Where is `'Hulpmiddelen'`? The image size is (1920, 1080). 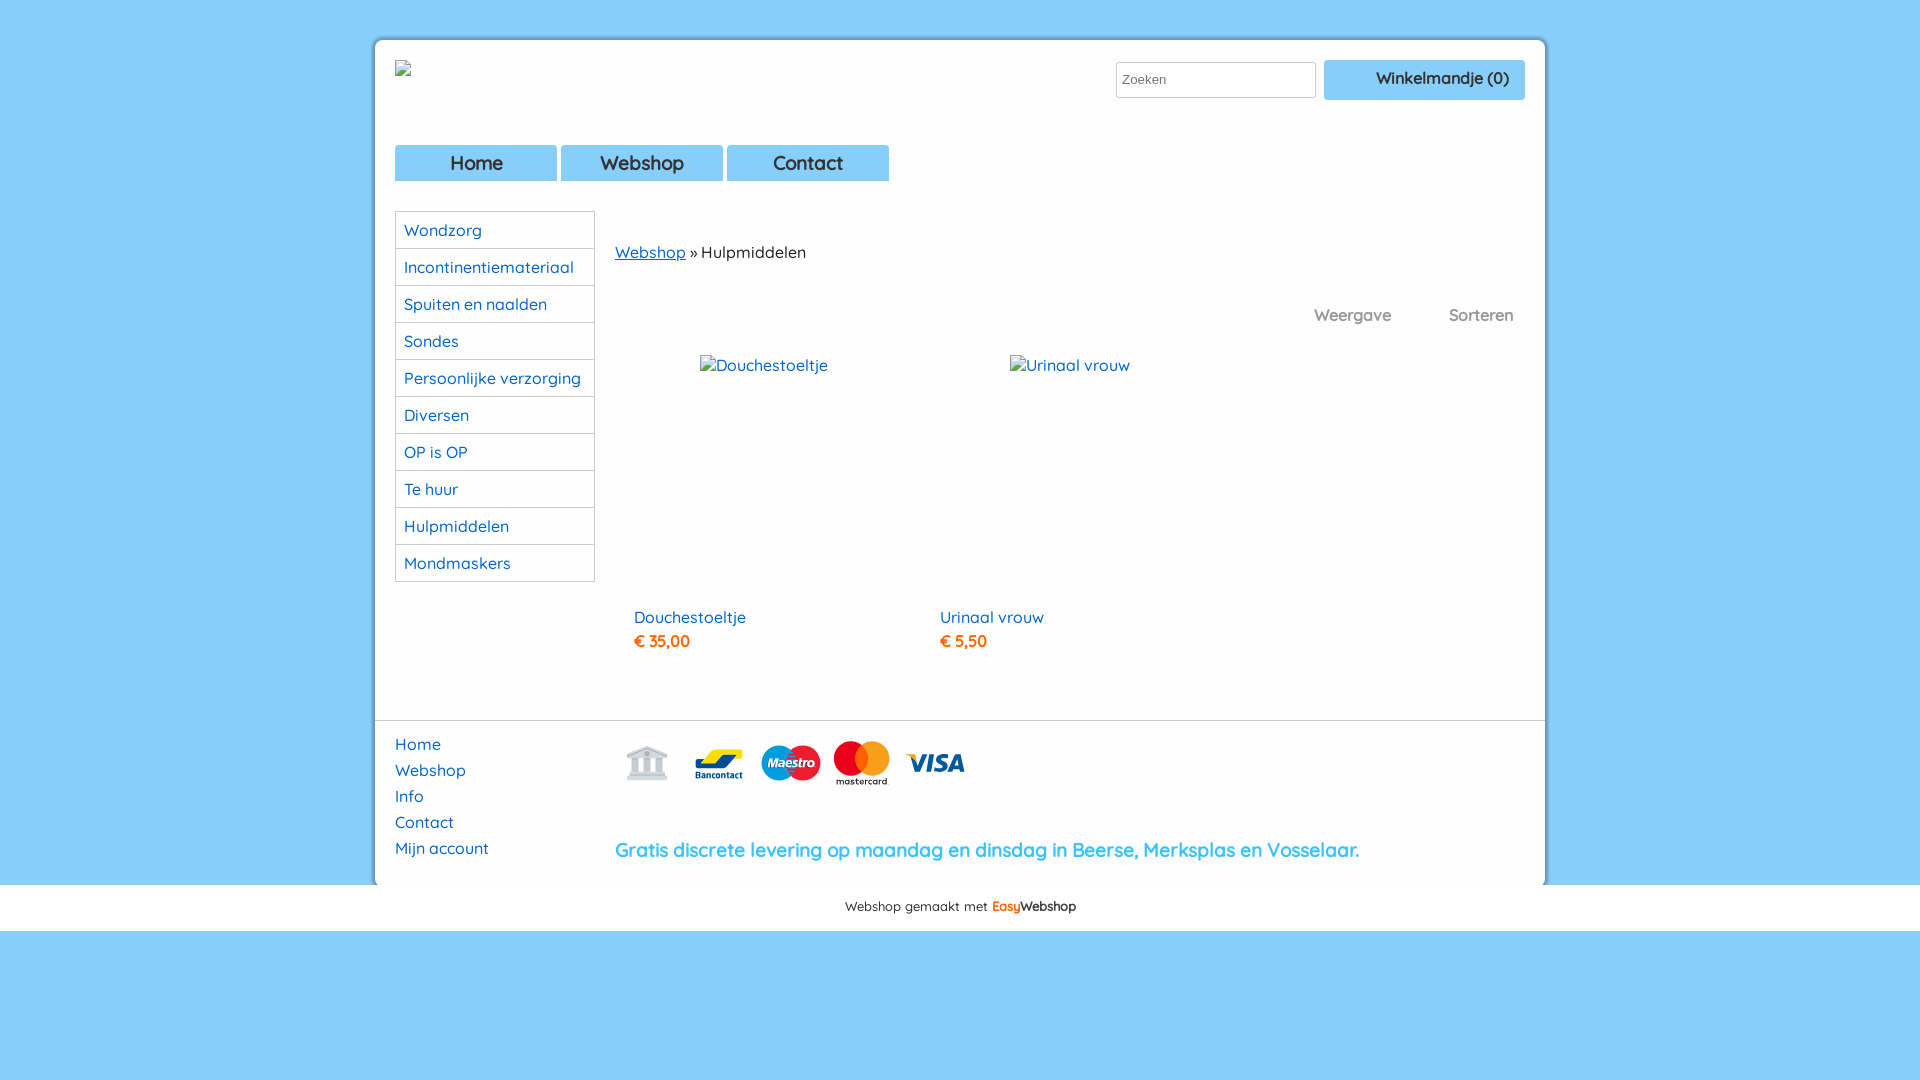
'Hulpmiddelen' is located at coordinates (494, 524).